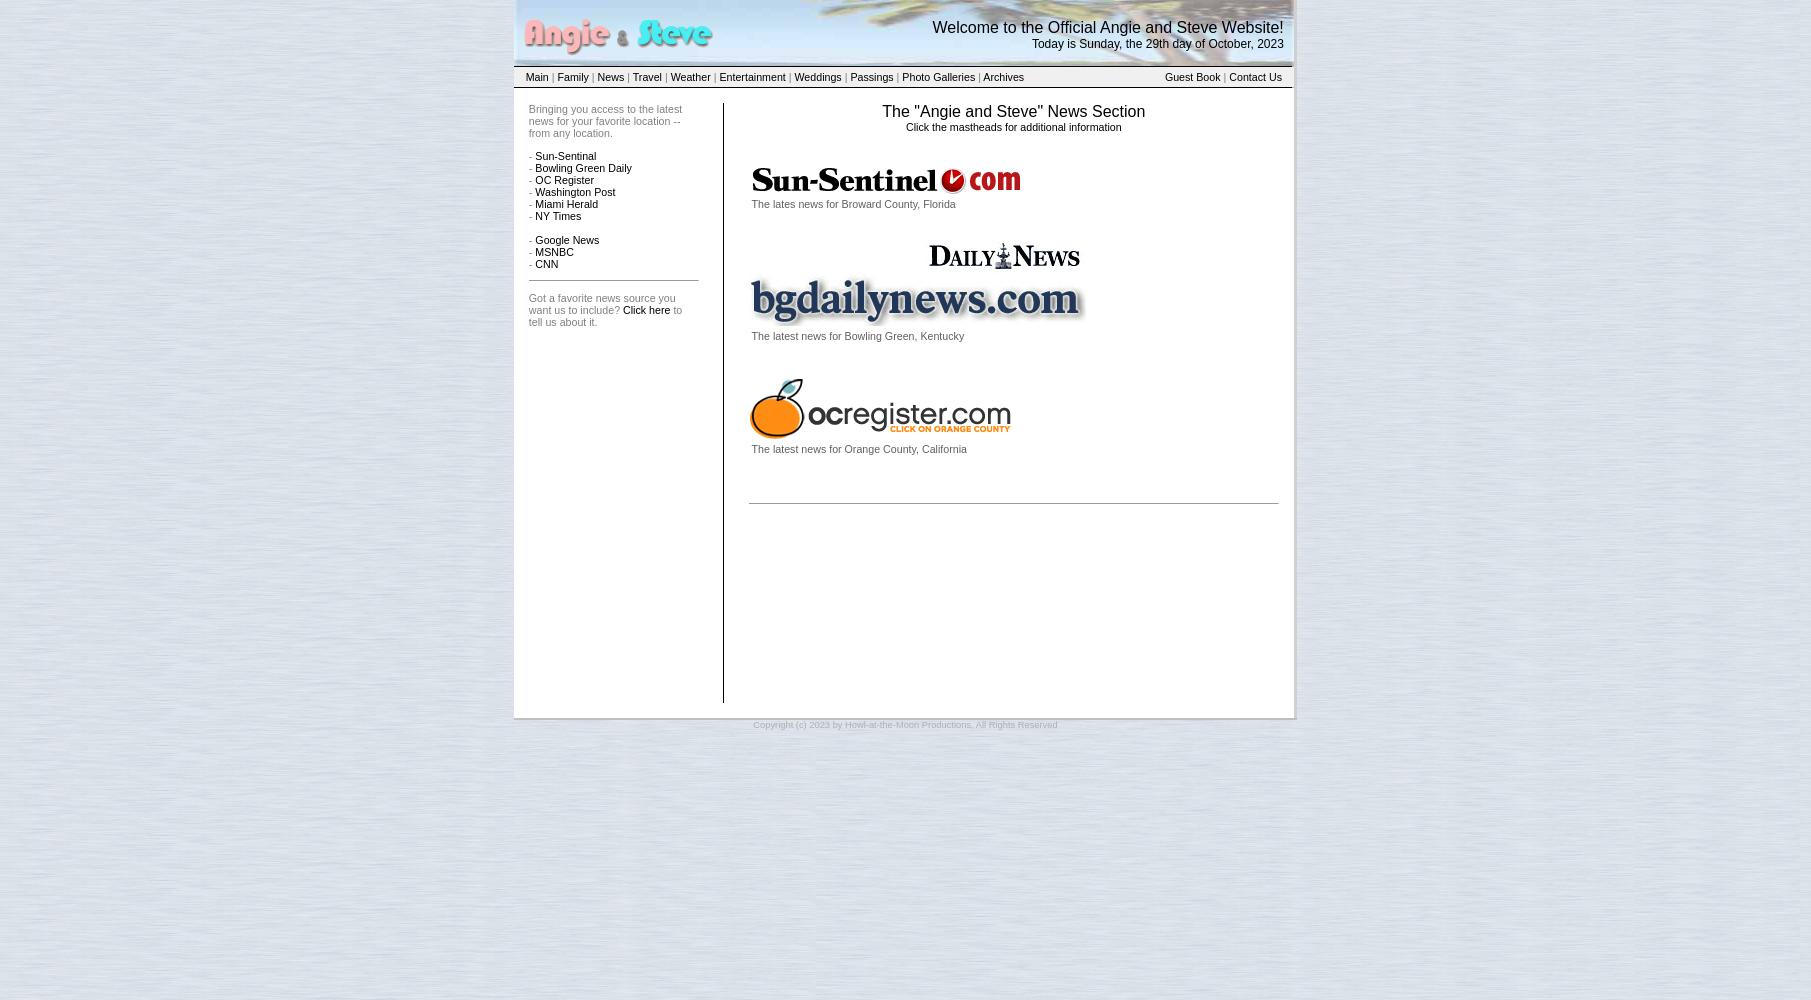 Image resolution: width=1811 pixels, height=1000 pixels. What do you see at coordinates (851, 202) in the screenshot?
I see `'The lates news for Broward County, Florida'` at bounding box center [851, 202].